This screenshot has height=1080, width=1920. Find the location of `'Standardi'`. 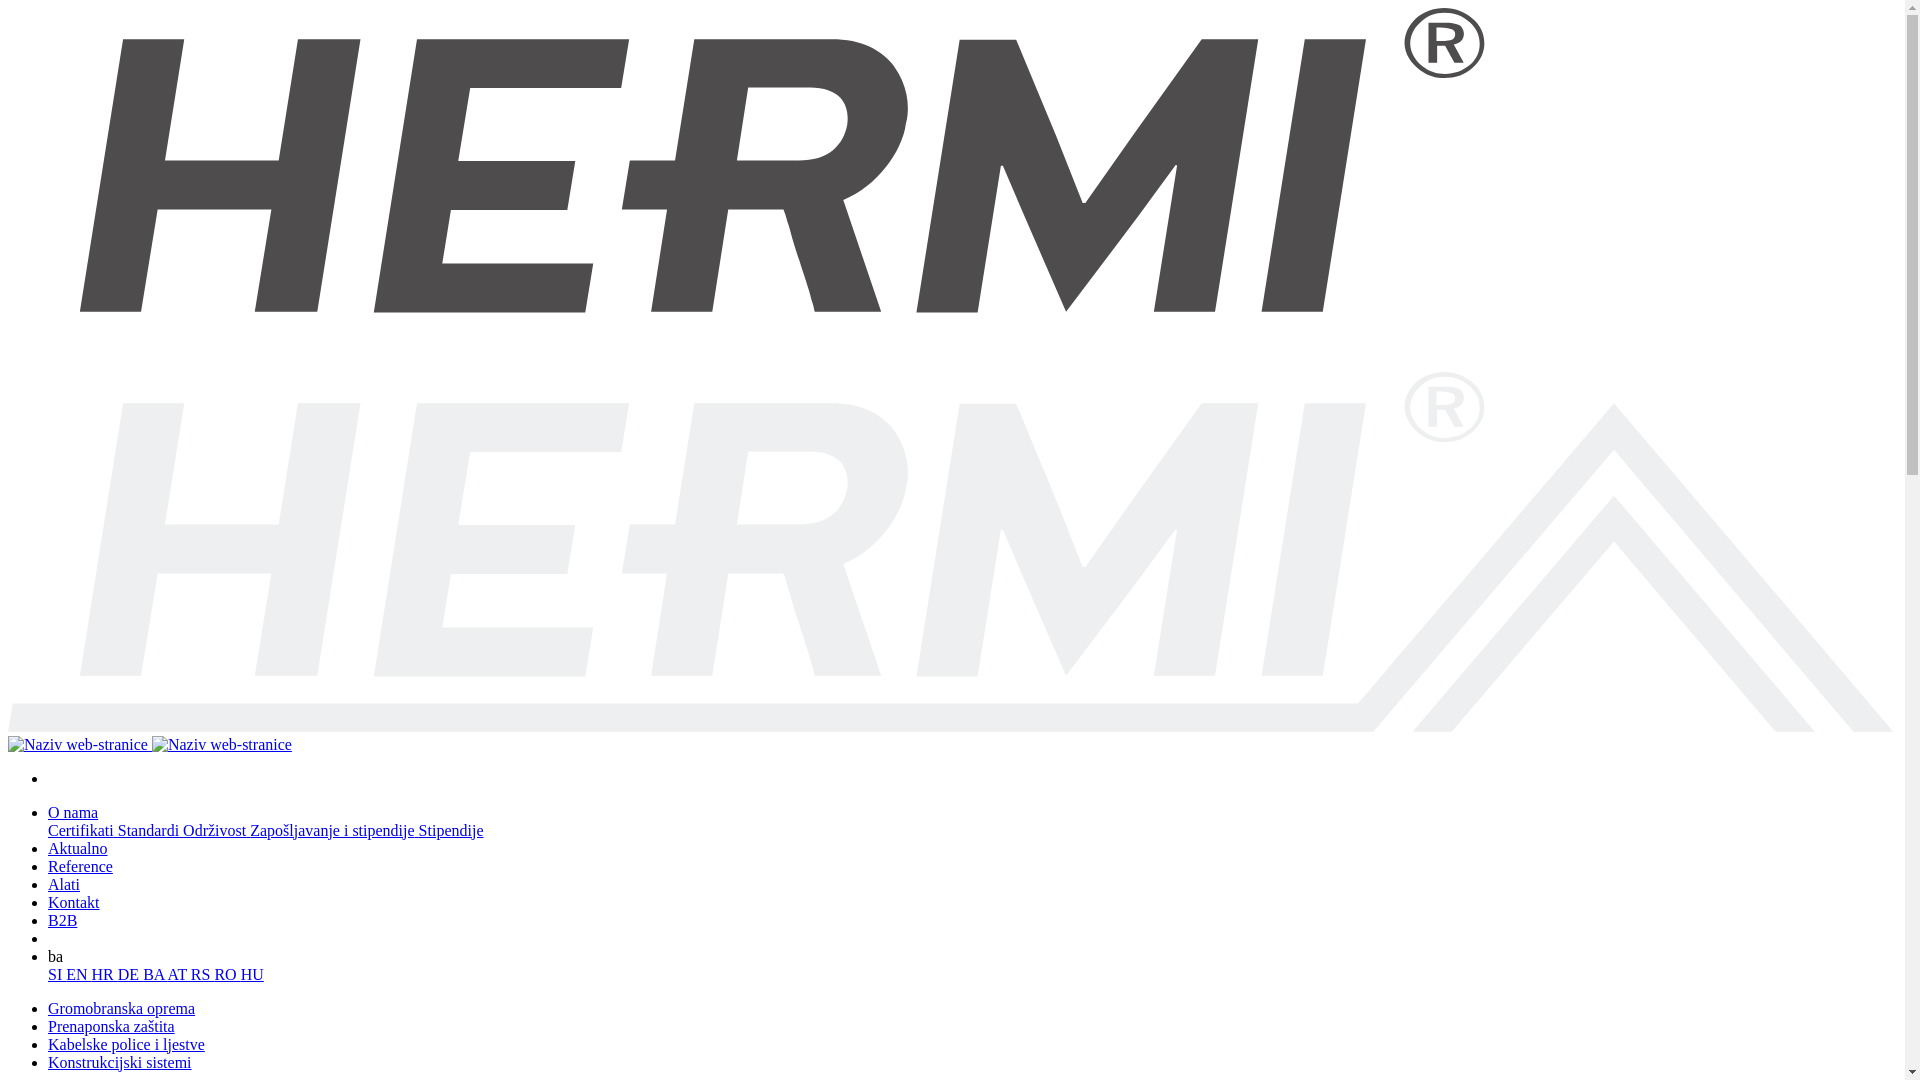

'Standardi' is located at coordinates (149, 830).